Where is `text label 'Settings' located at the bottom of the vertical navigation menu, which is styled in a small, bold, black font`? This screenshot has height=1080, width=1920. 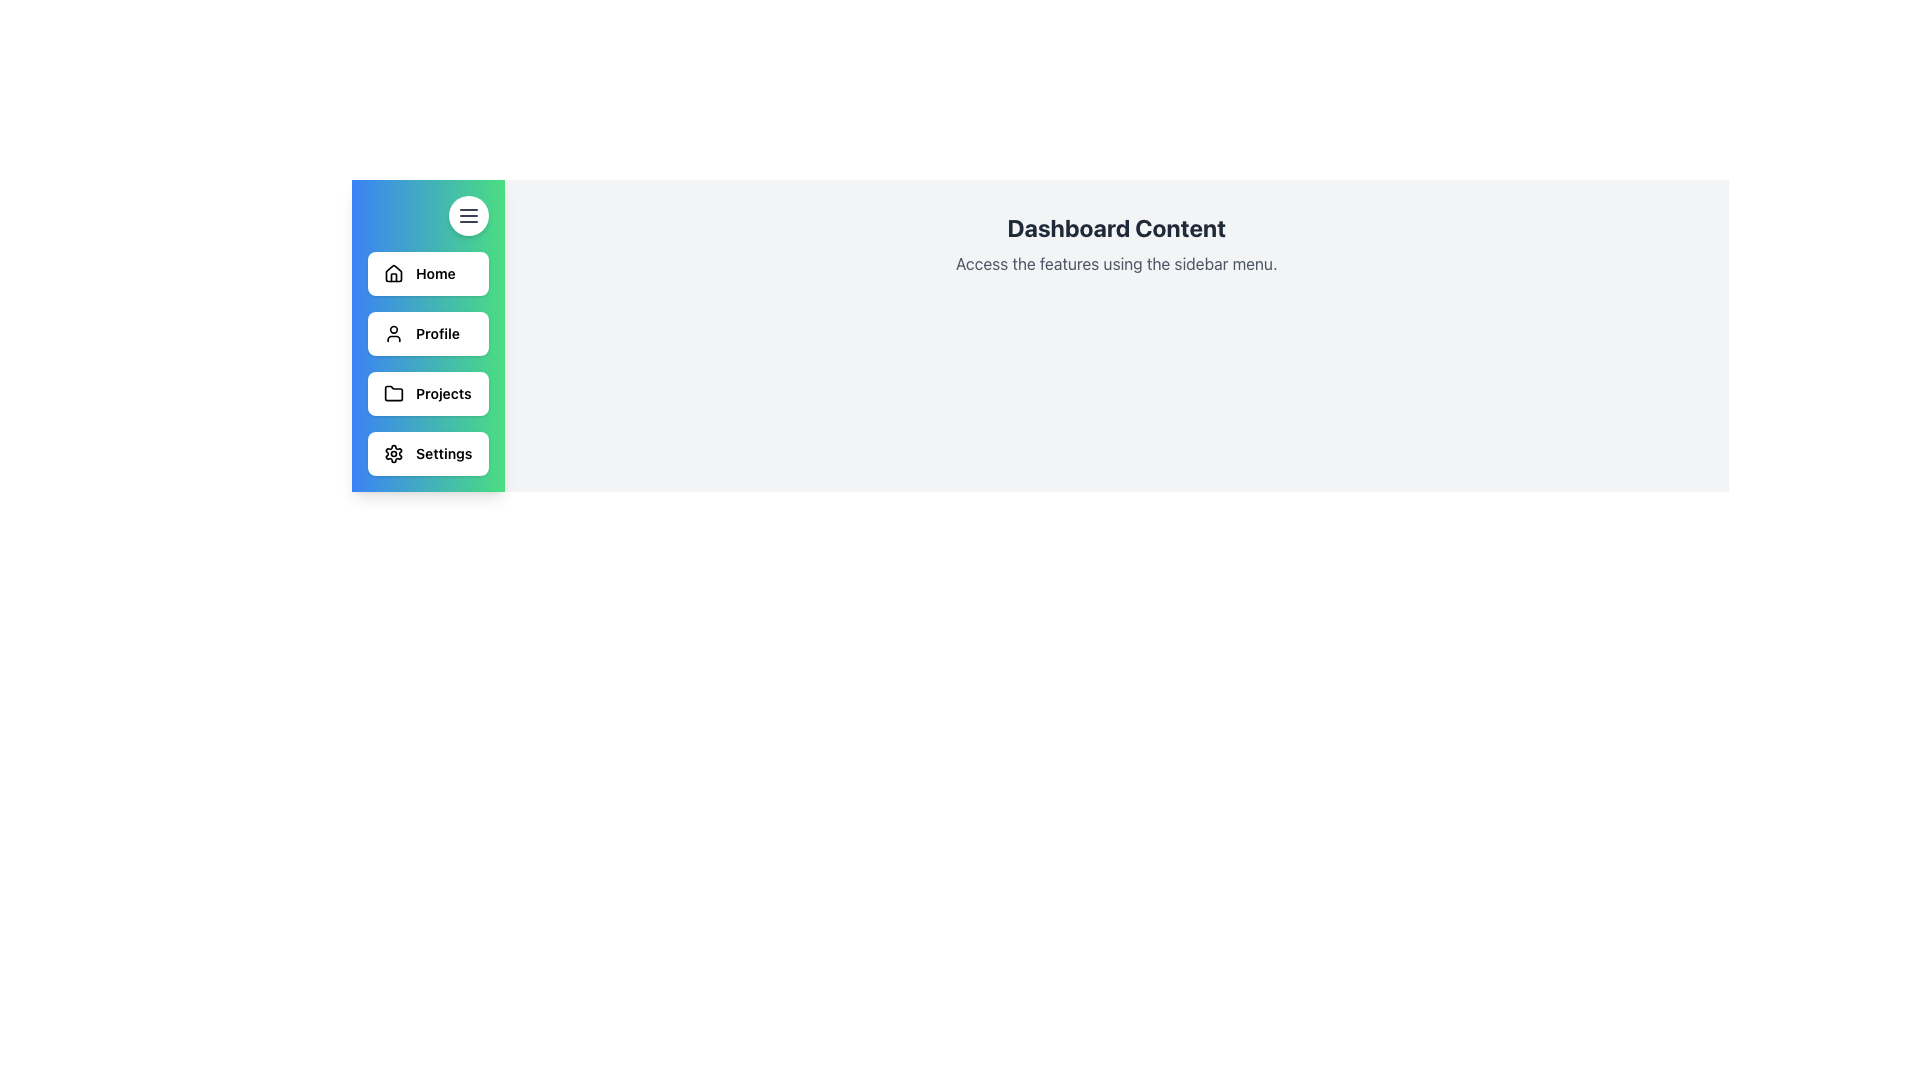
text label 'Settings' located at the bottom of the vertical navigation menu, which is styled in a small, bold, black font is located at coordinates (443, 454).